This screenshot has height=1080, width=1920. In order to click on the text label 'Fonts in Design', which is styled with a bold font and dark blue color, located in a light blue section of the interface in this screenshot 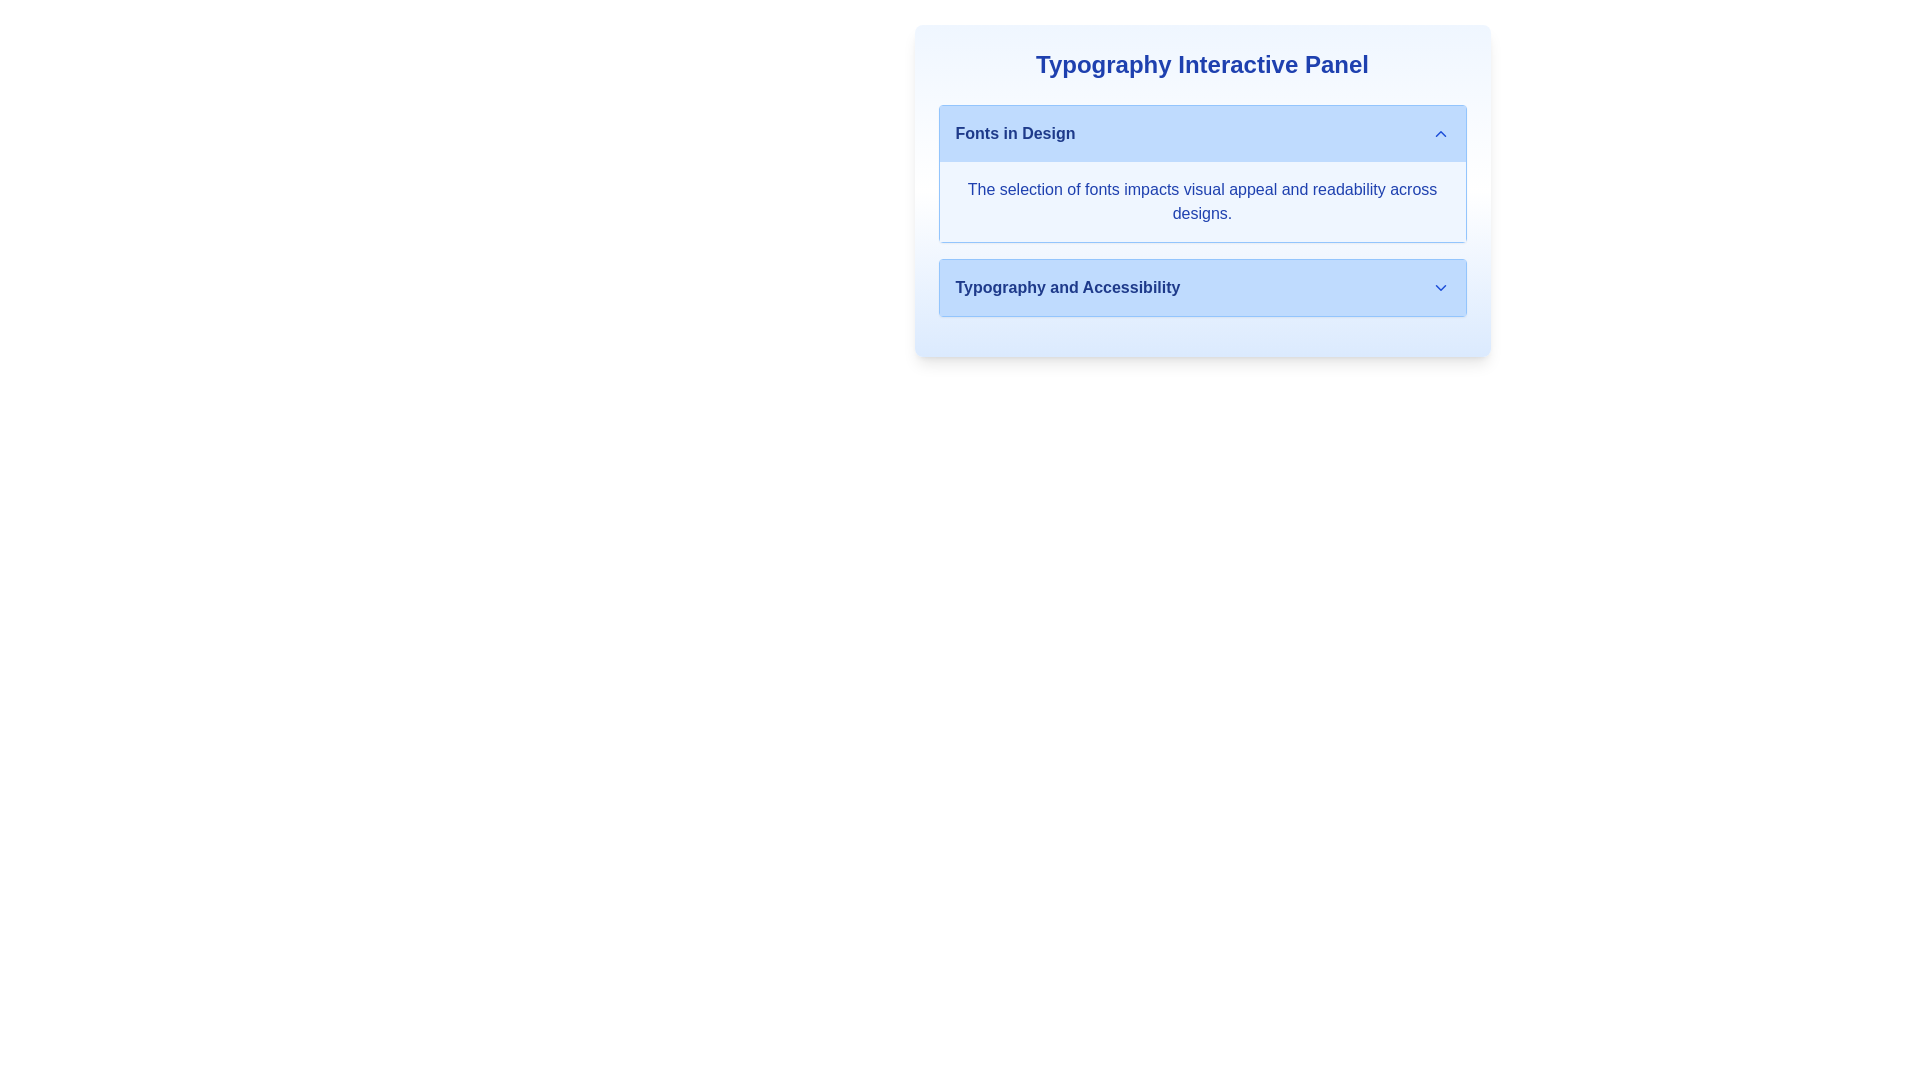, I will do `click(1015, 134)`.